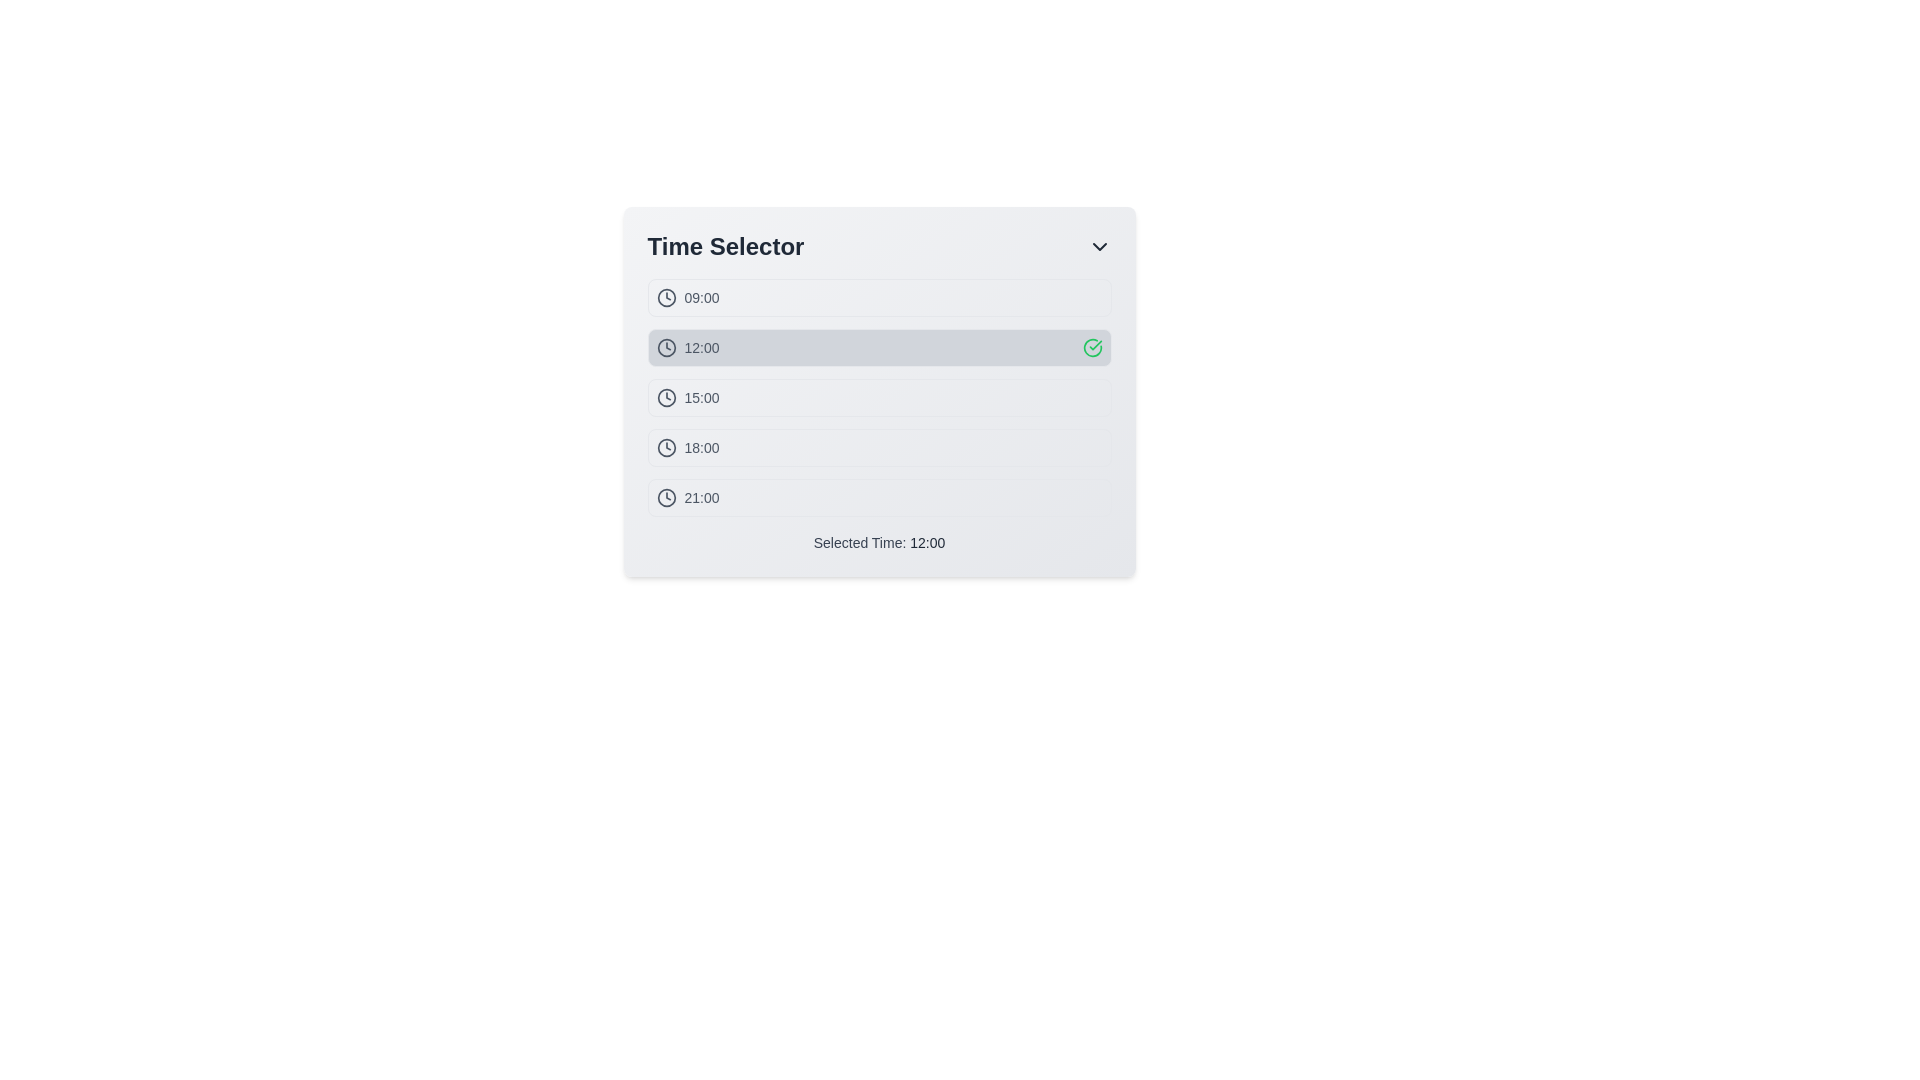 This screenshot has height=1080, width=1920. I want to click on the circular clock icon that is located to the left of the text '12:00', so click(666, 346).